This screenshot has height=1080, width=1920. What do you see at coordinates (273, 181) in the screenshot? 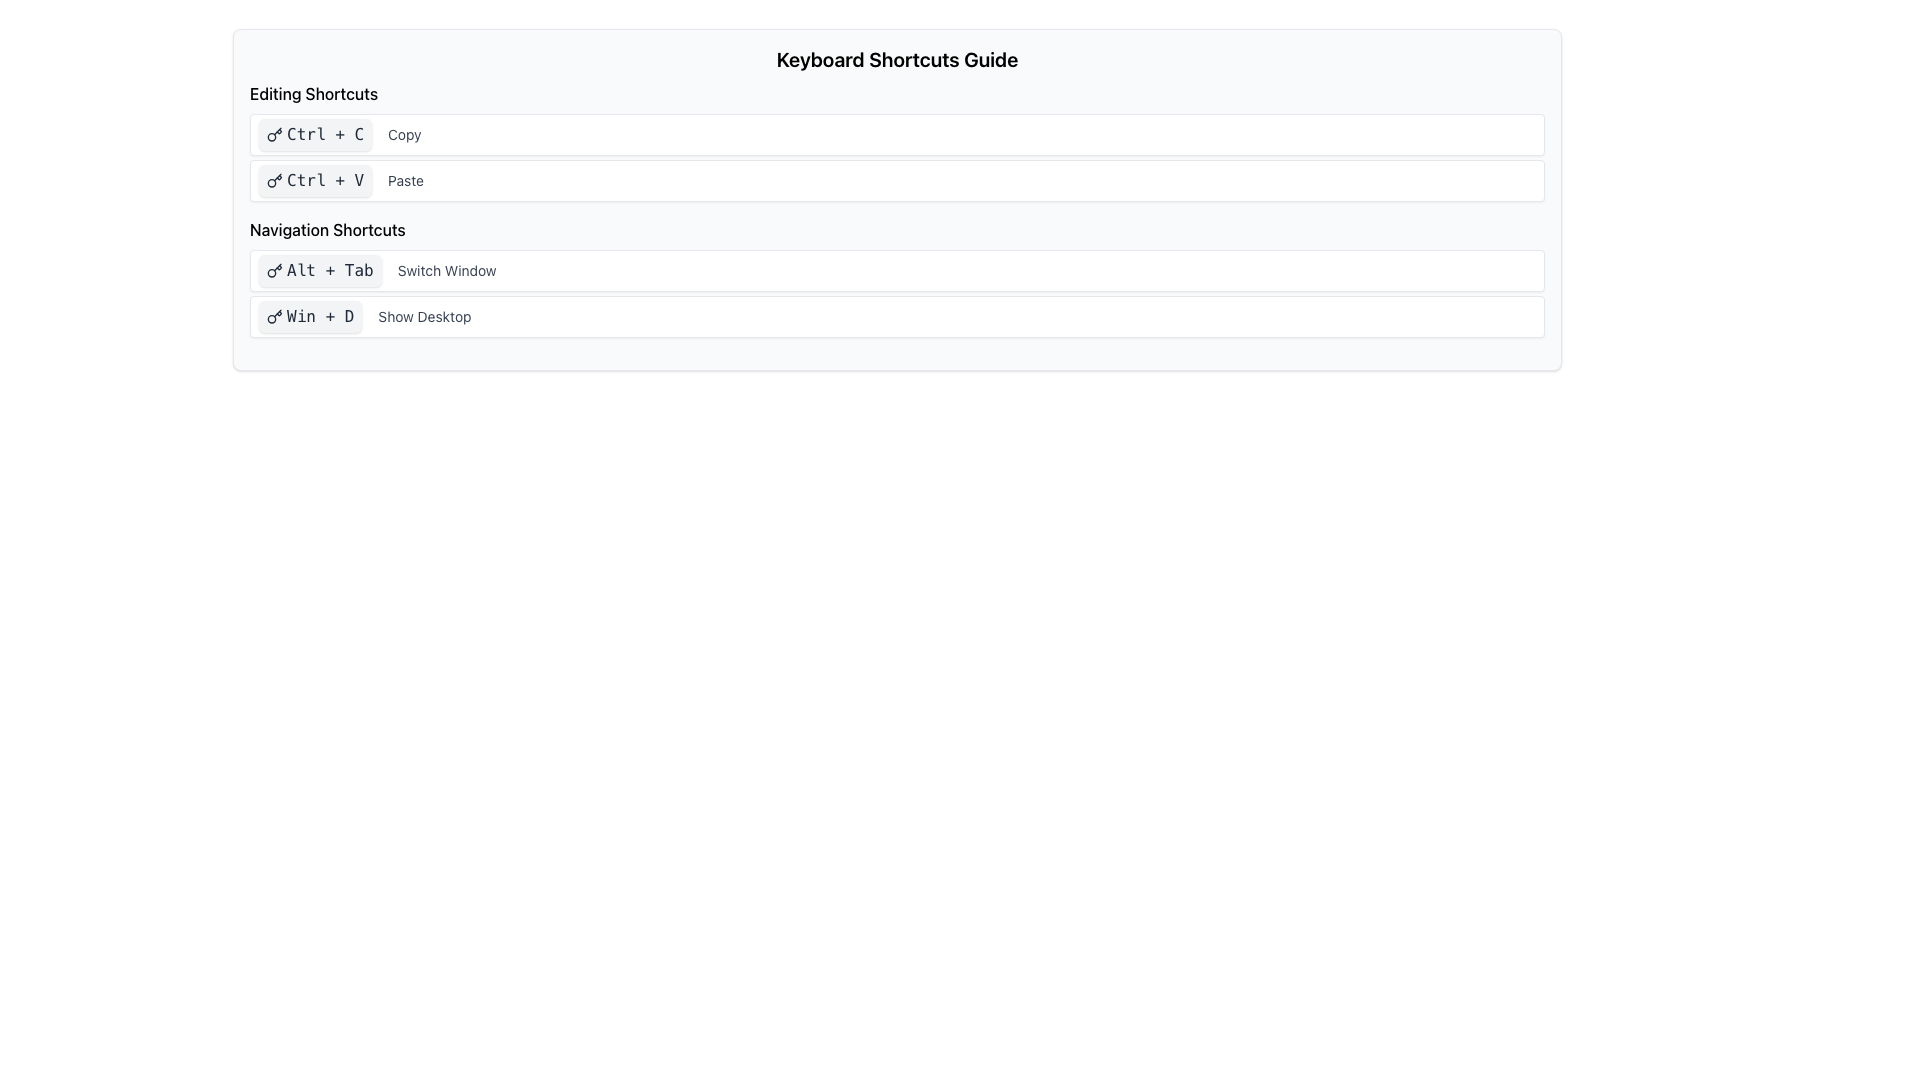
I see `the 'Paste' icon located to the left of the 'Ctrl + V' text within the 'Editing Shortcuts' button` at bounding box center [273, 181].